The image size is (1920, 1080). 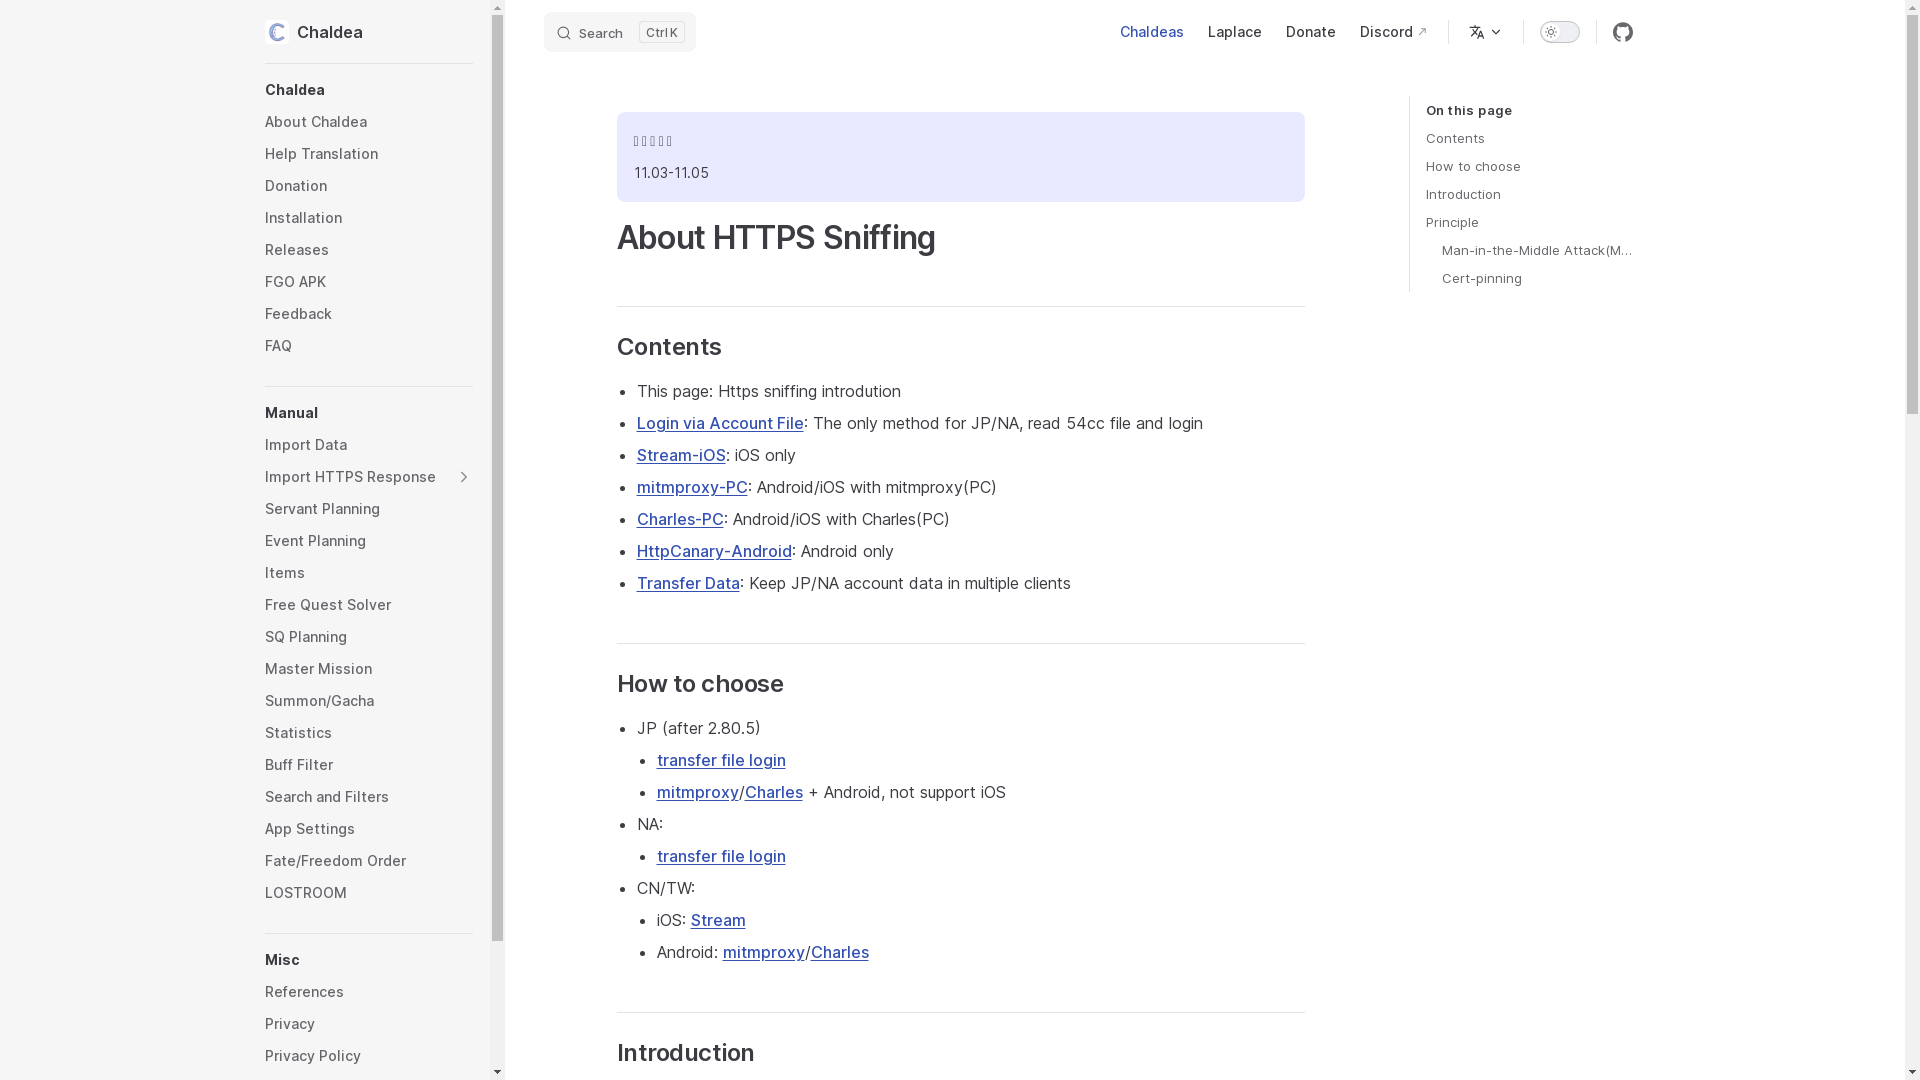 What do you see at coordinates (543, 31) in the screenshot?
I see `'Search` at bounding box center [543, 31].